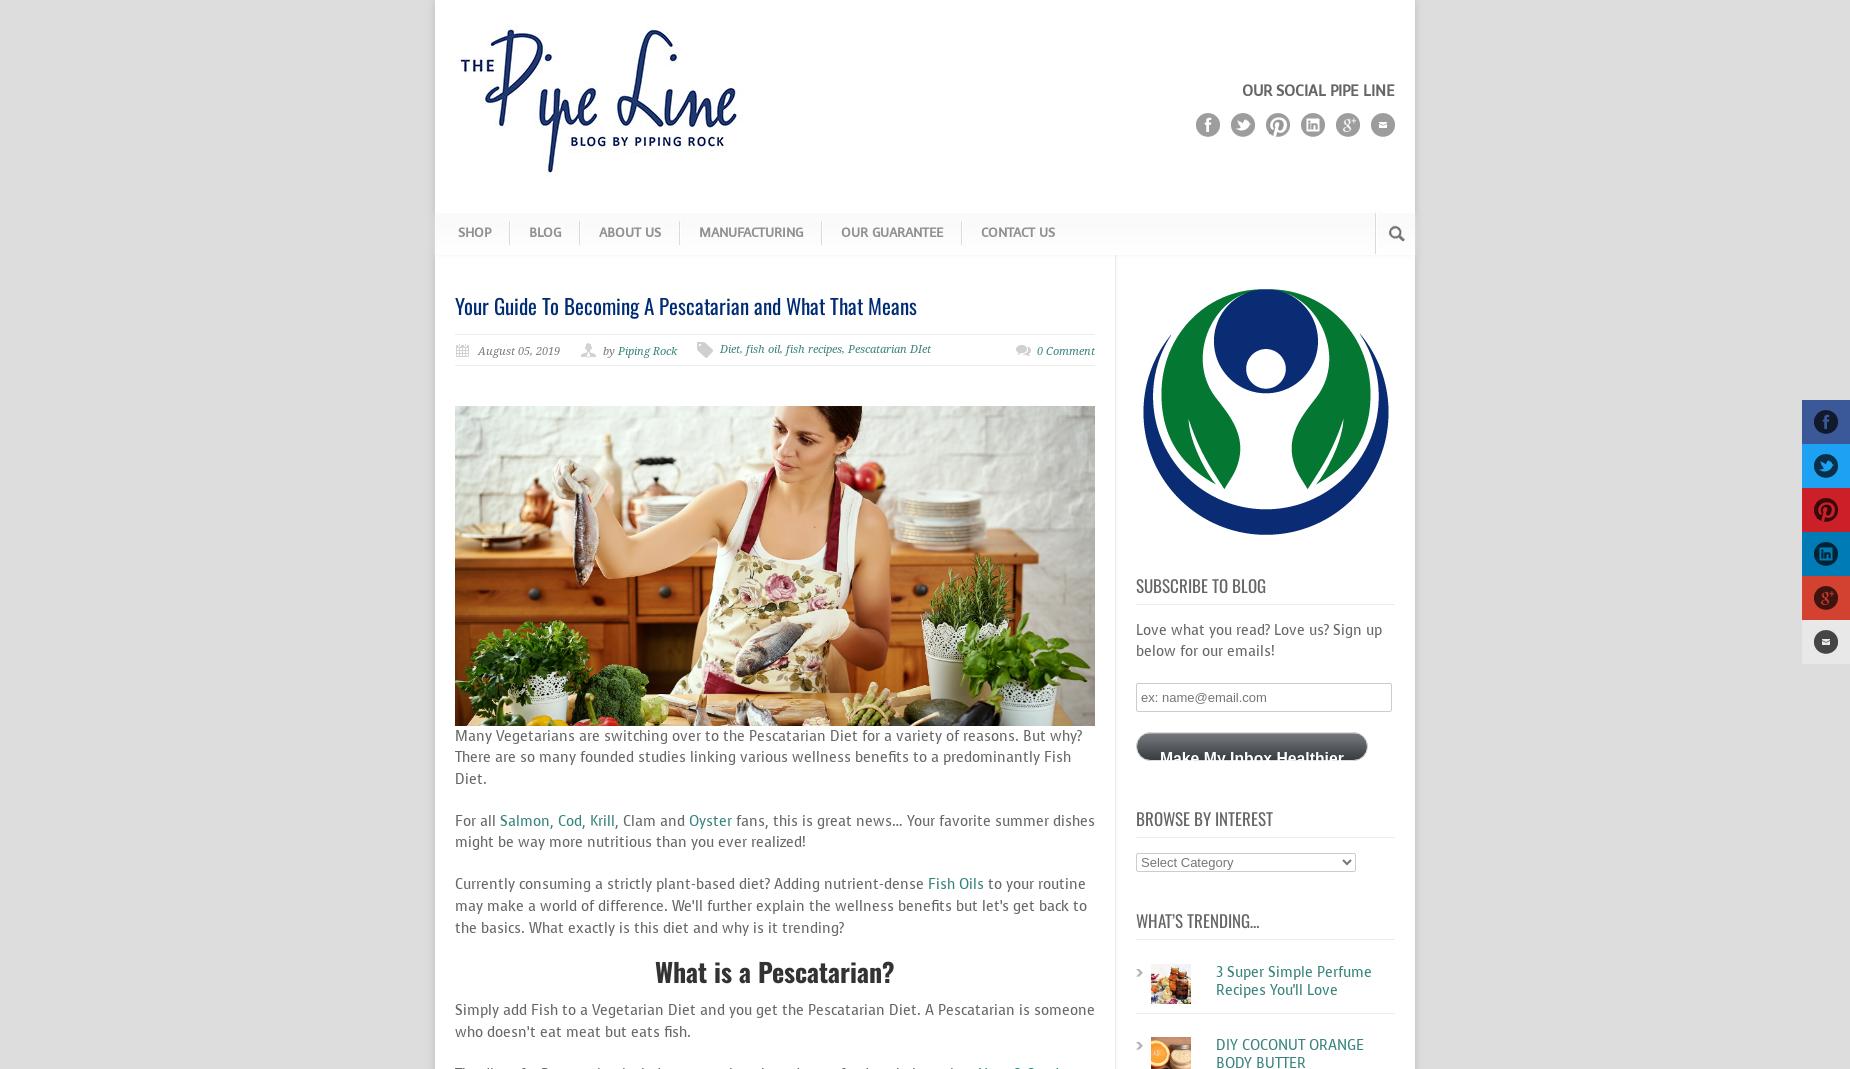  Describe the element at coordinates (1257, 640) in the screenshot. I see `'Love what you read? Love us? Sign up below for our emails!'` at that location.